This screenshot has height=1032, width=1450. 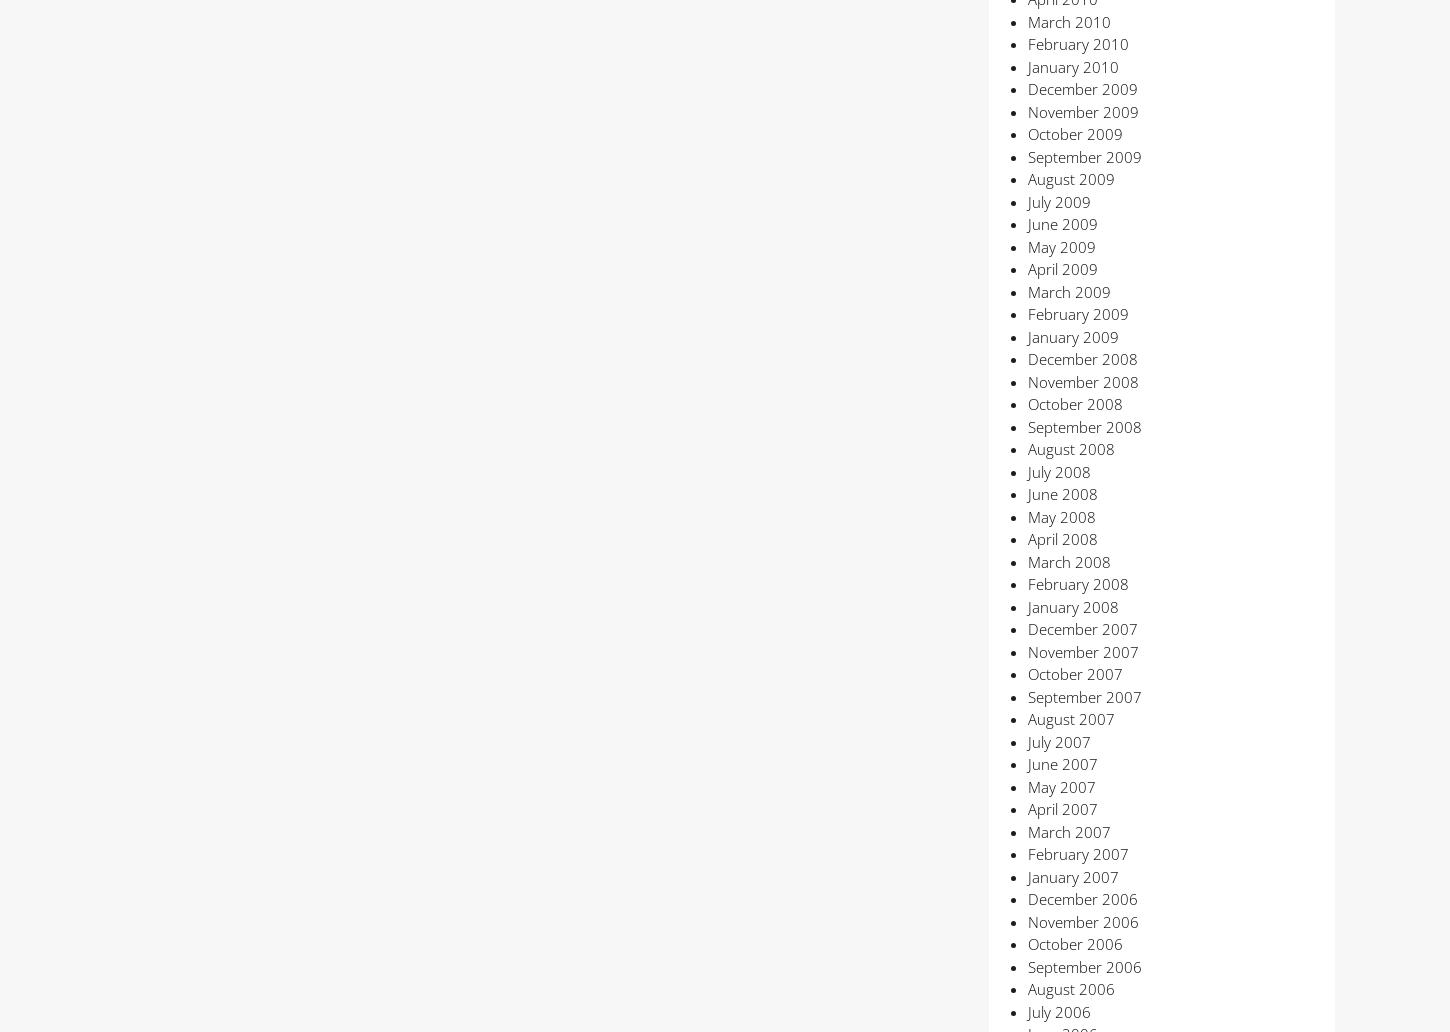 I want to click on 'December 2006', so click(x=1081, y=898).